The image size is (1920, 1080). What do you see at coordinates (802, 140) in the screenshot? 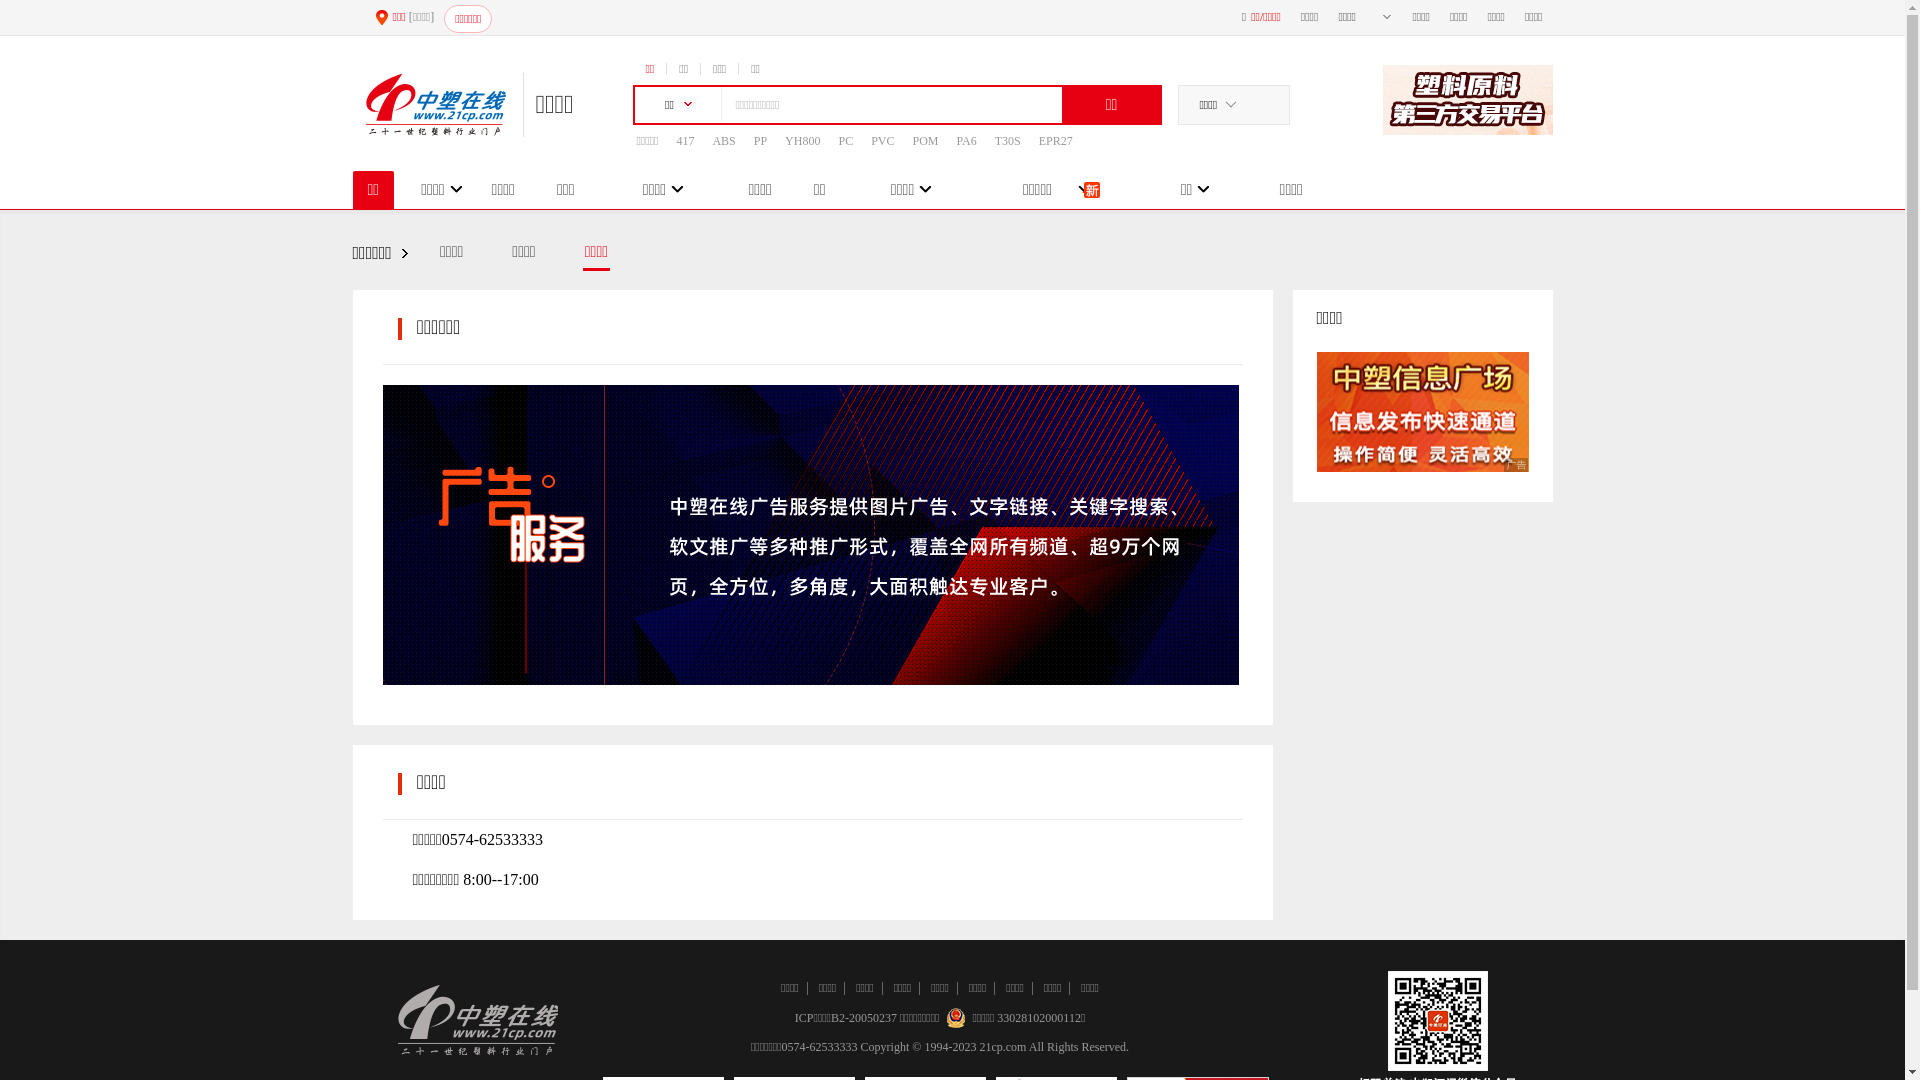
I see `'YH800'` at bounding box center [802, 140].